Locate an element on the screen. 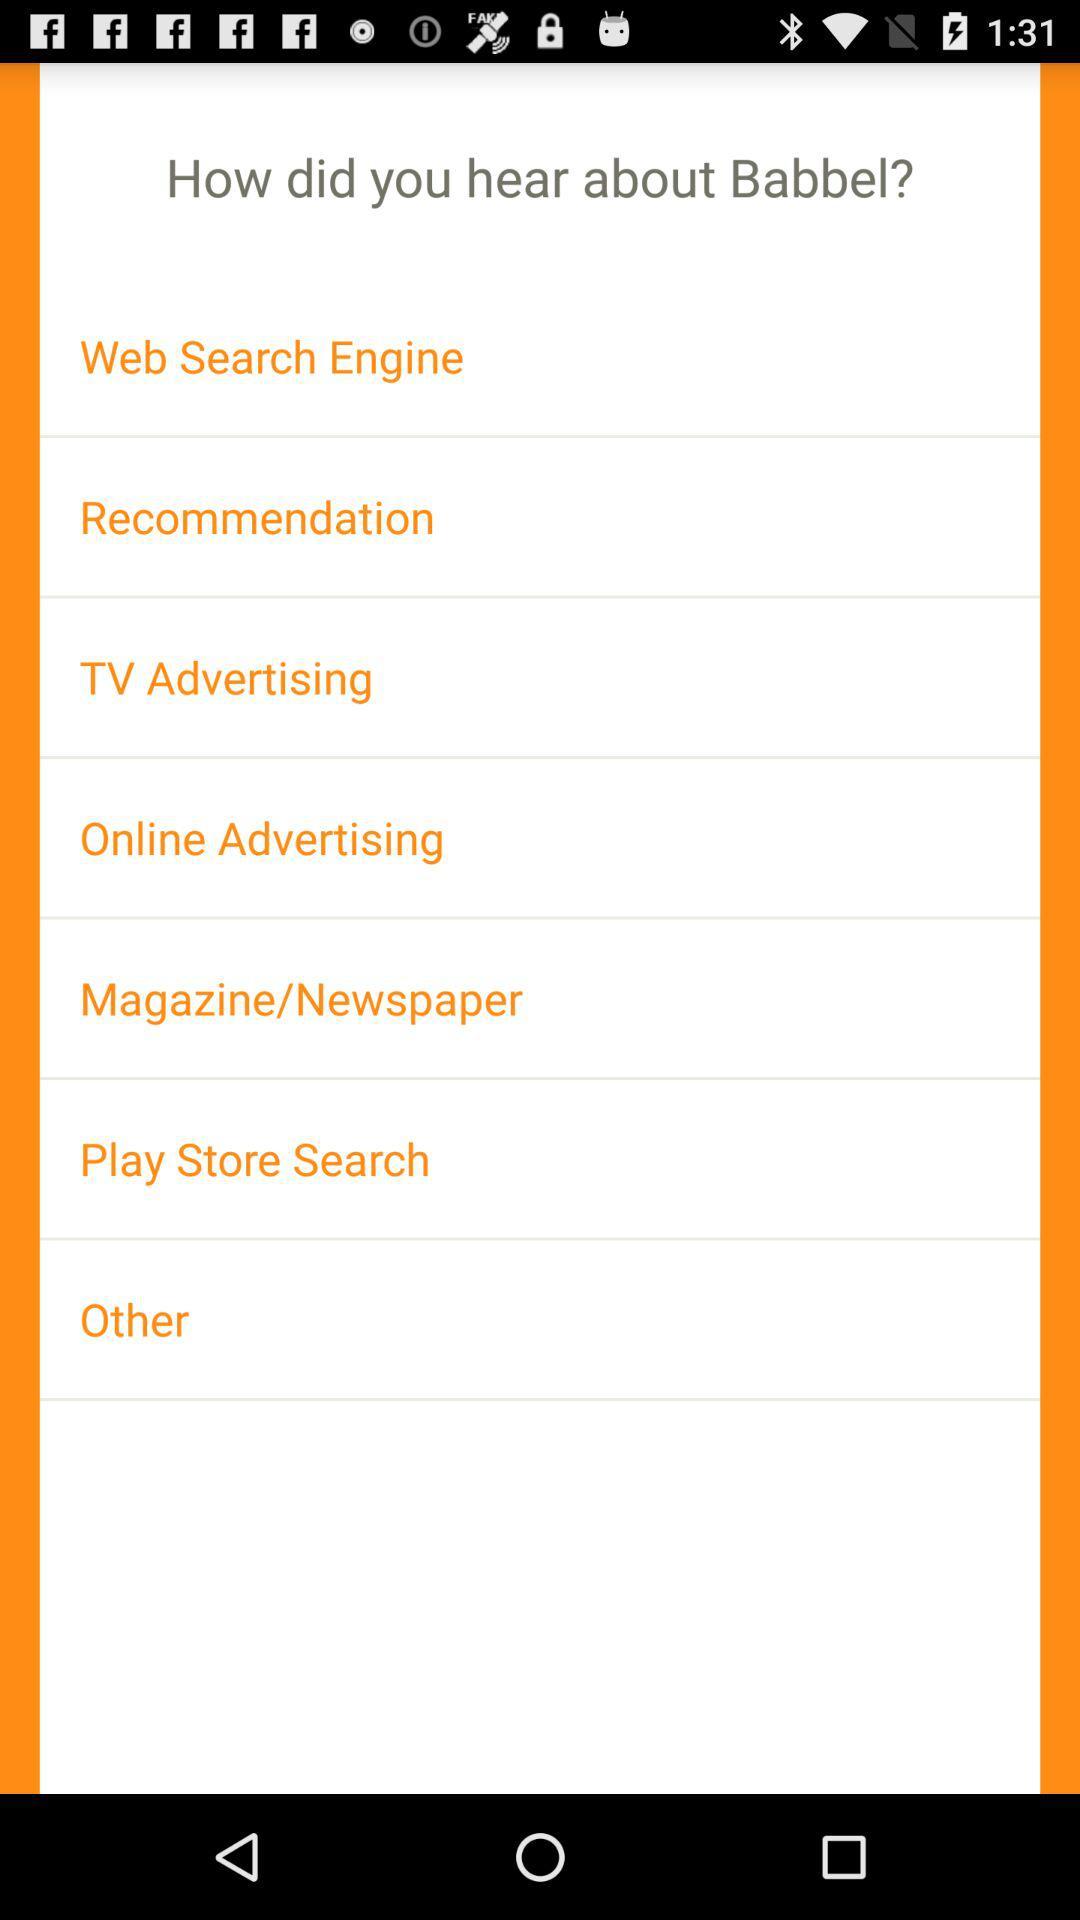  the play store search item is located at coordinates (540, 1158).